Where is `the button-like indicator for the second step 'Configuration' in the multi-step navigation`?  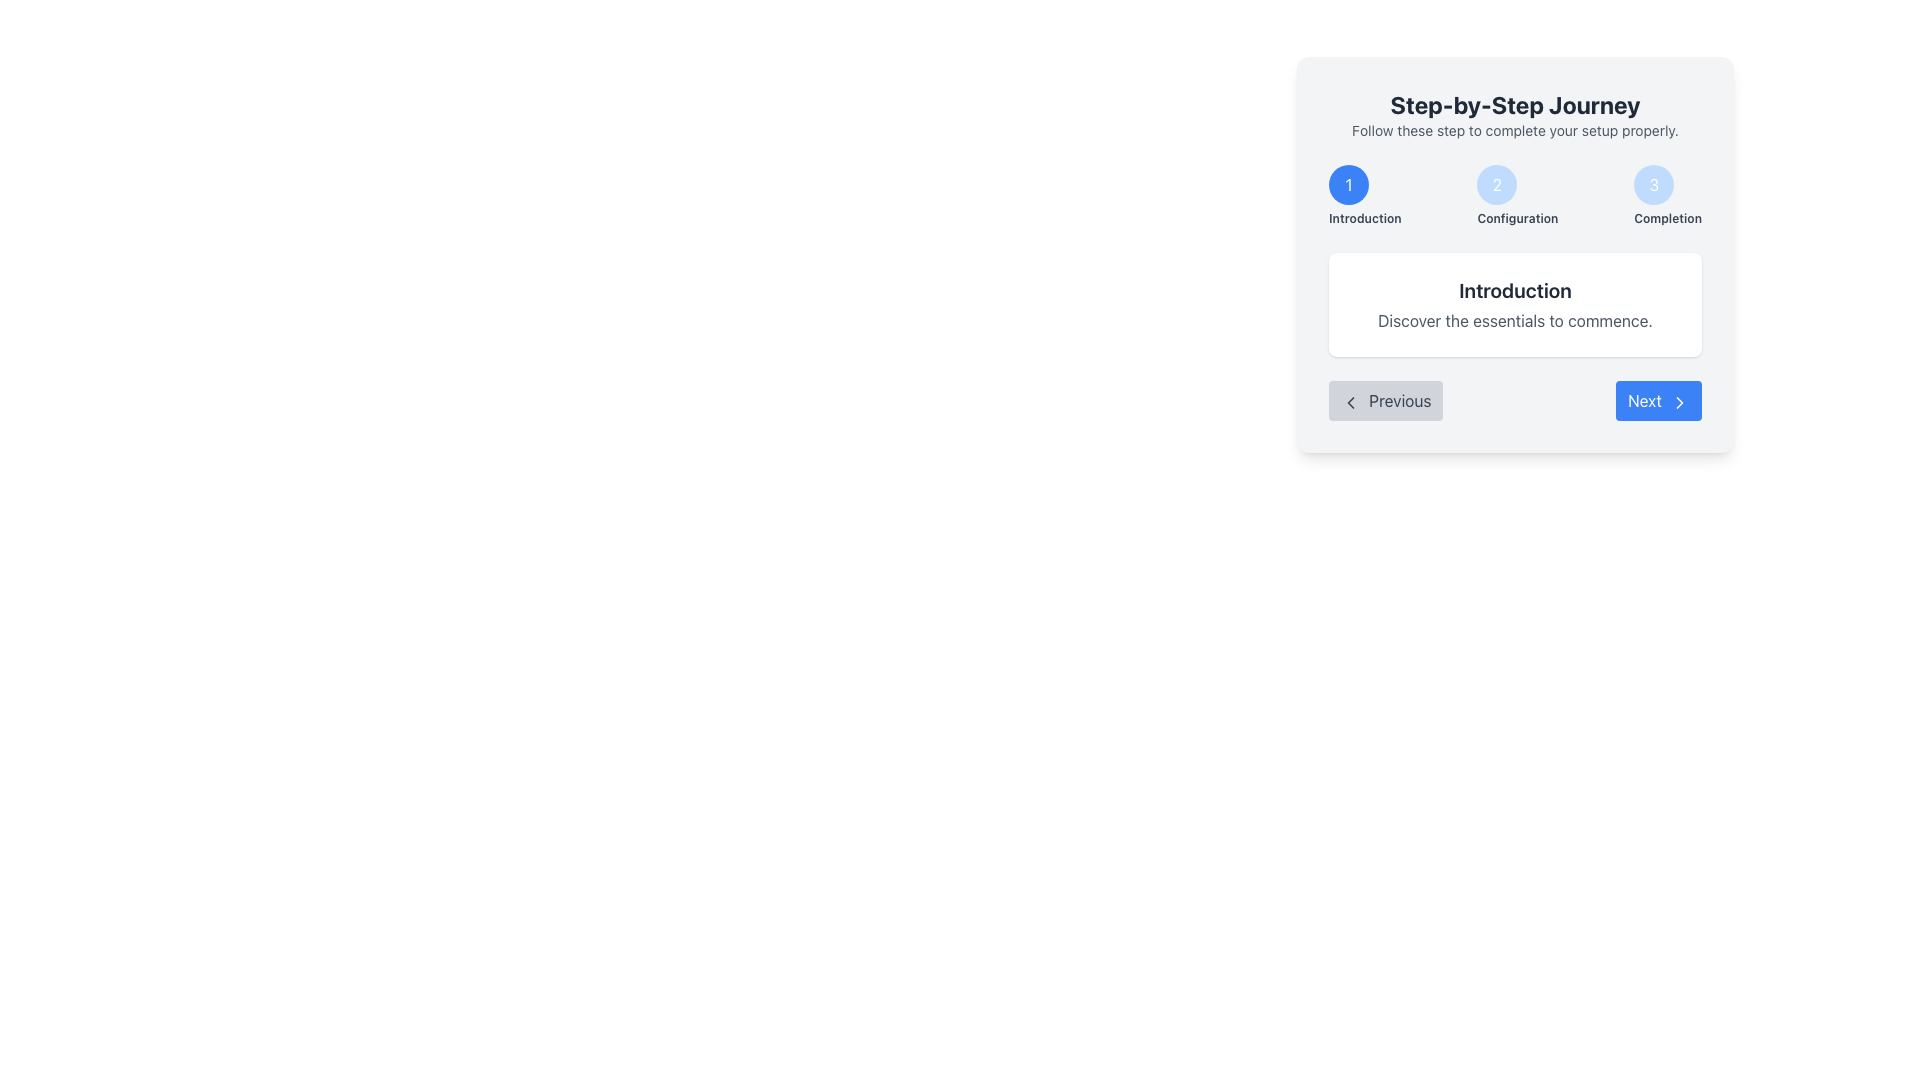 the button-like indicator for the second step 'Configuration' in the multi-step navigation is located at coordinates (1497, 185).